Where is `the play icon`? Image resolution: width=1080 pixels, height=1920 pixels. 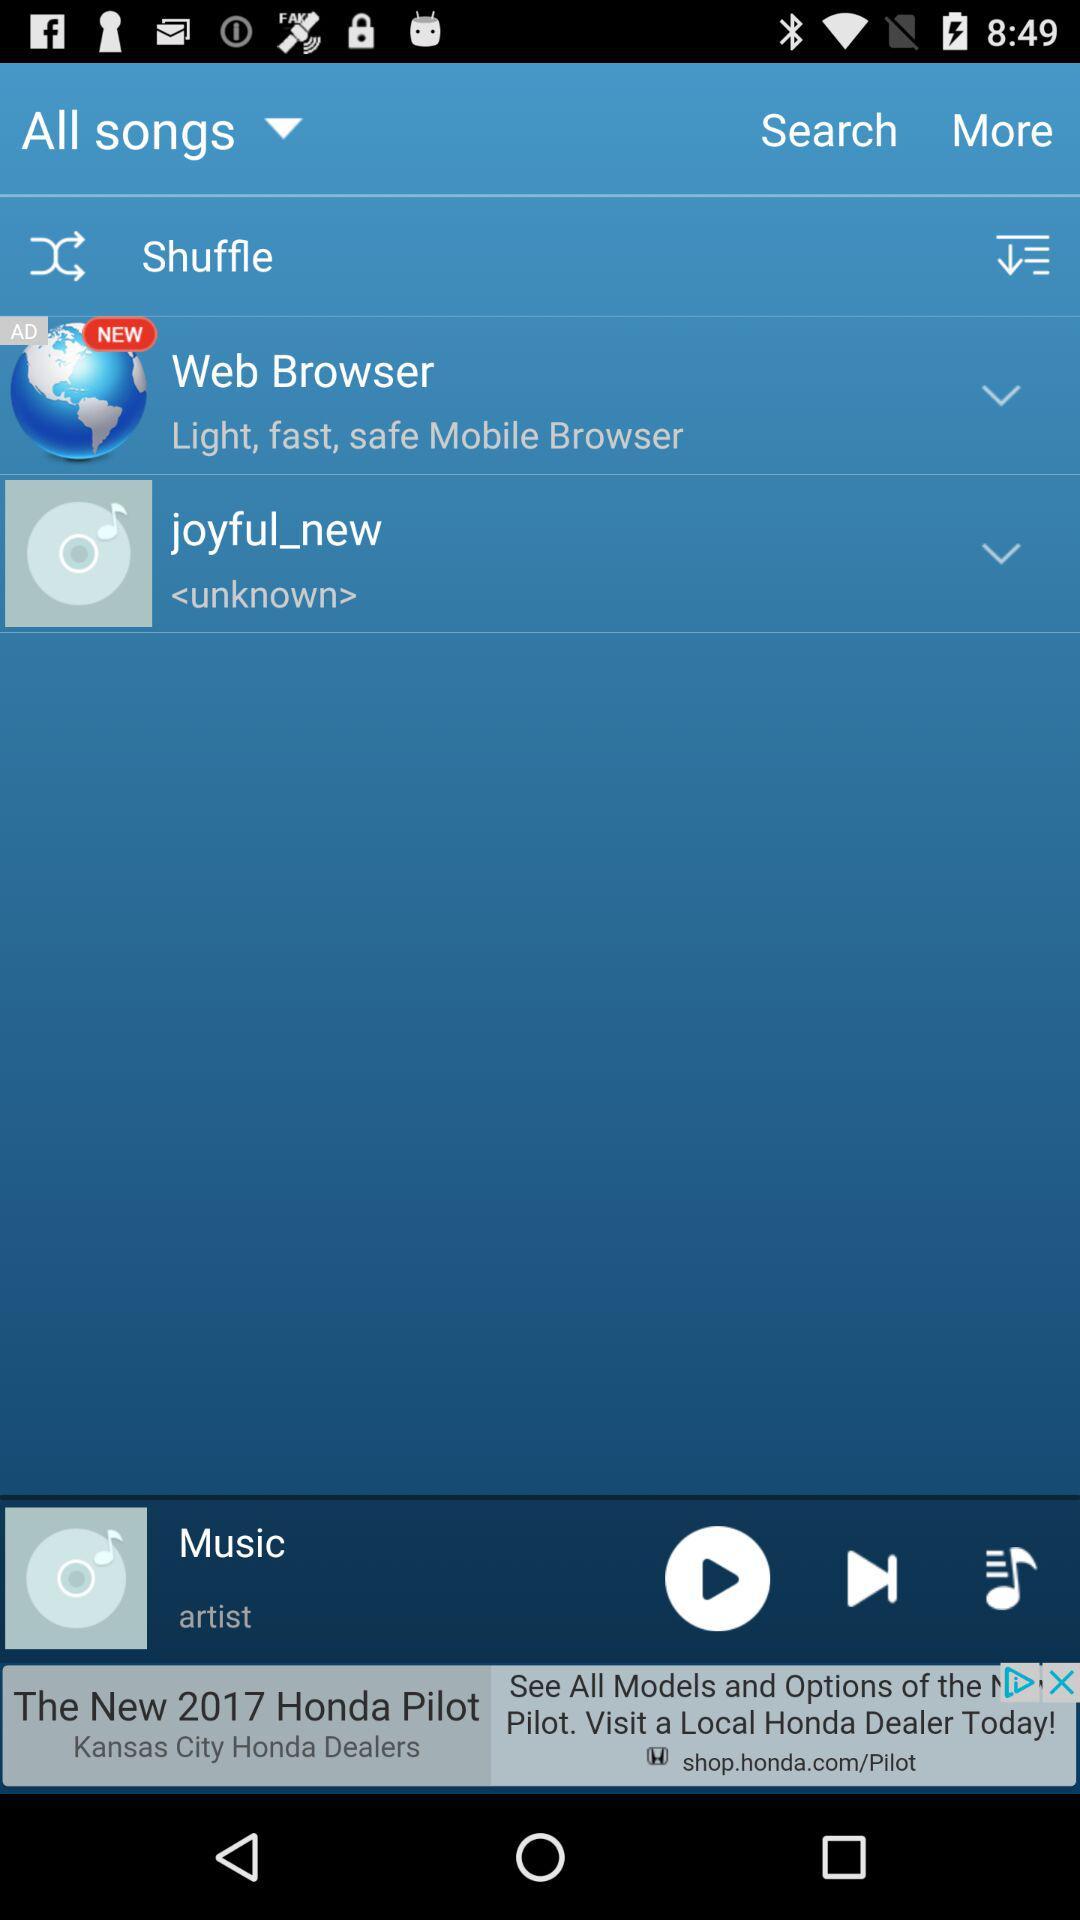
the play icon is located at coordinates (716, 1688).